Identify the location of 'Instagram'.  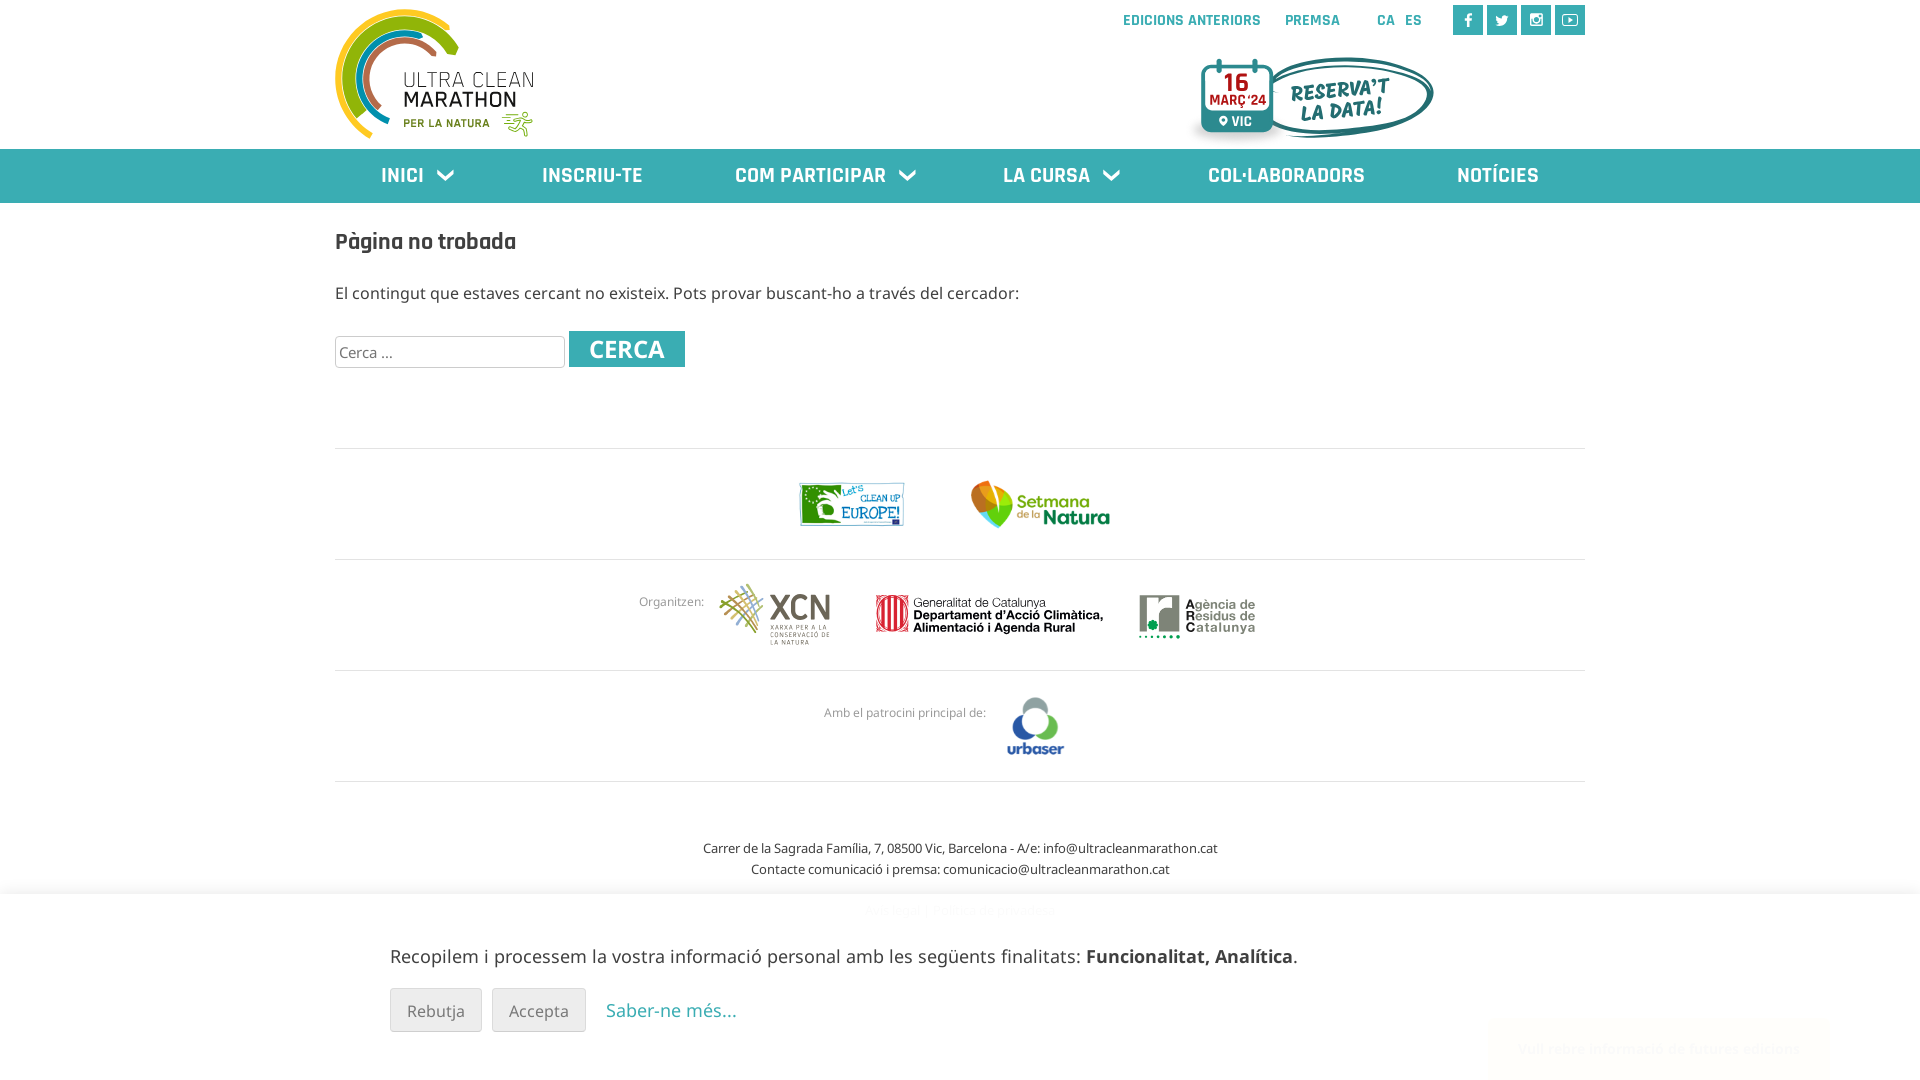
(1520, 19).